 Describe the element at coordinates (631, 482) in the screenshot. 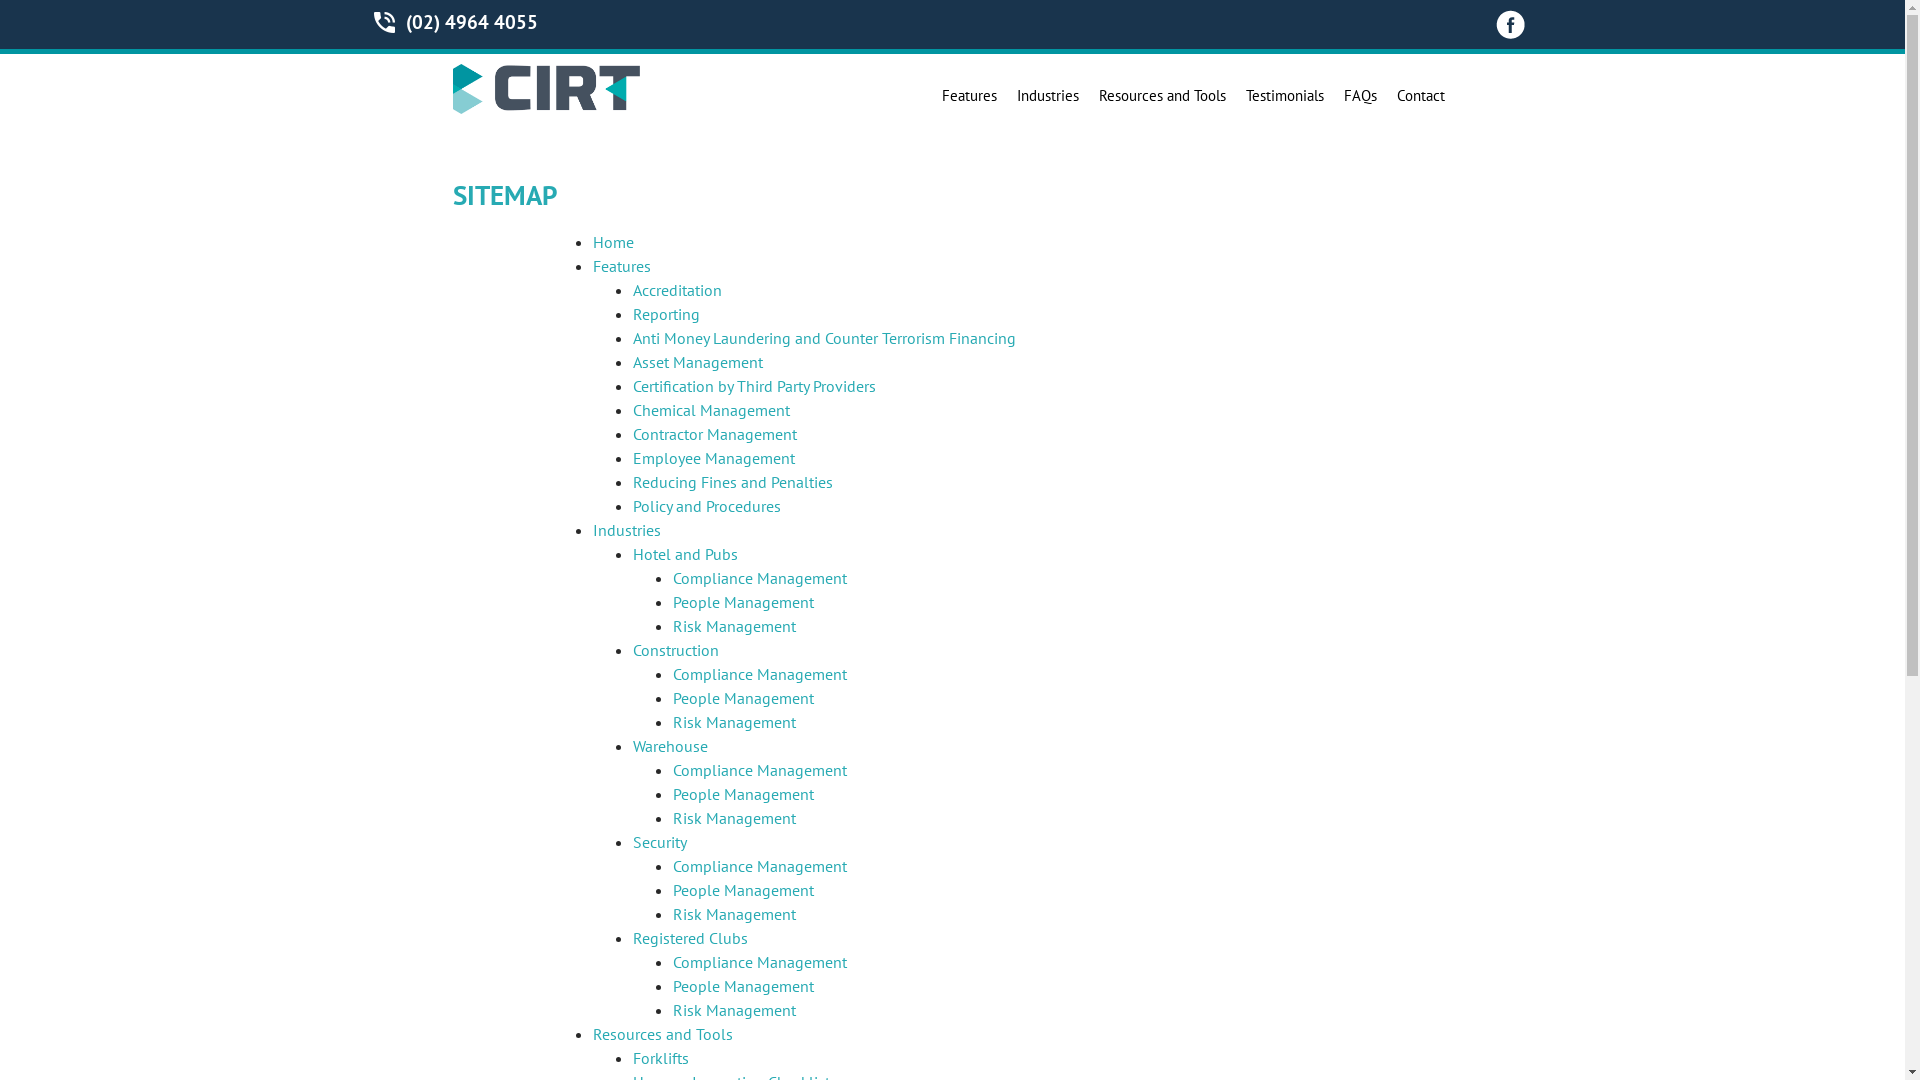

I see `'Reducing Fines and Penalties'` at that location.